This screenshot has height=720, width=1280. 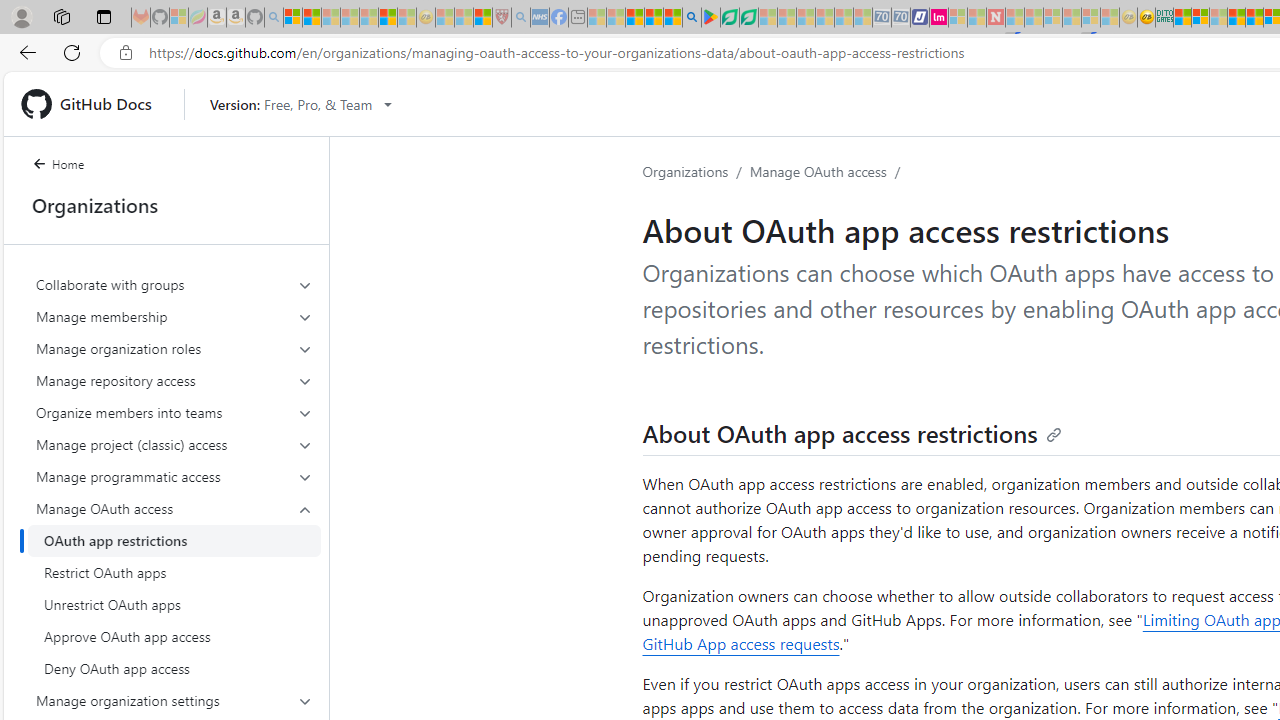 What do you see at coordinates (828, 170) in the screenshot?
I see `'Manage OAuth access/'` at bounding box center [828, 170].